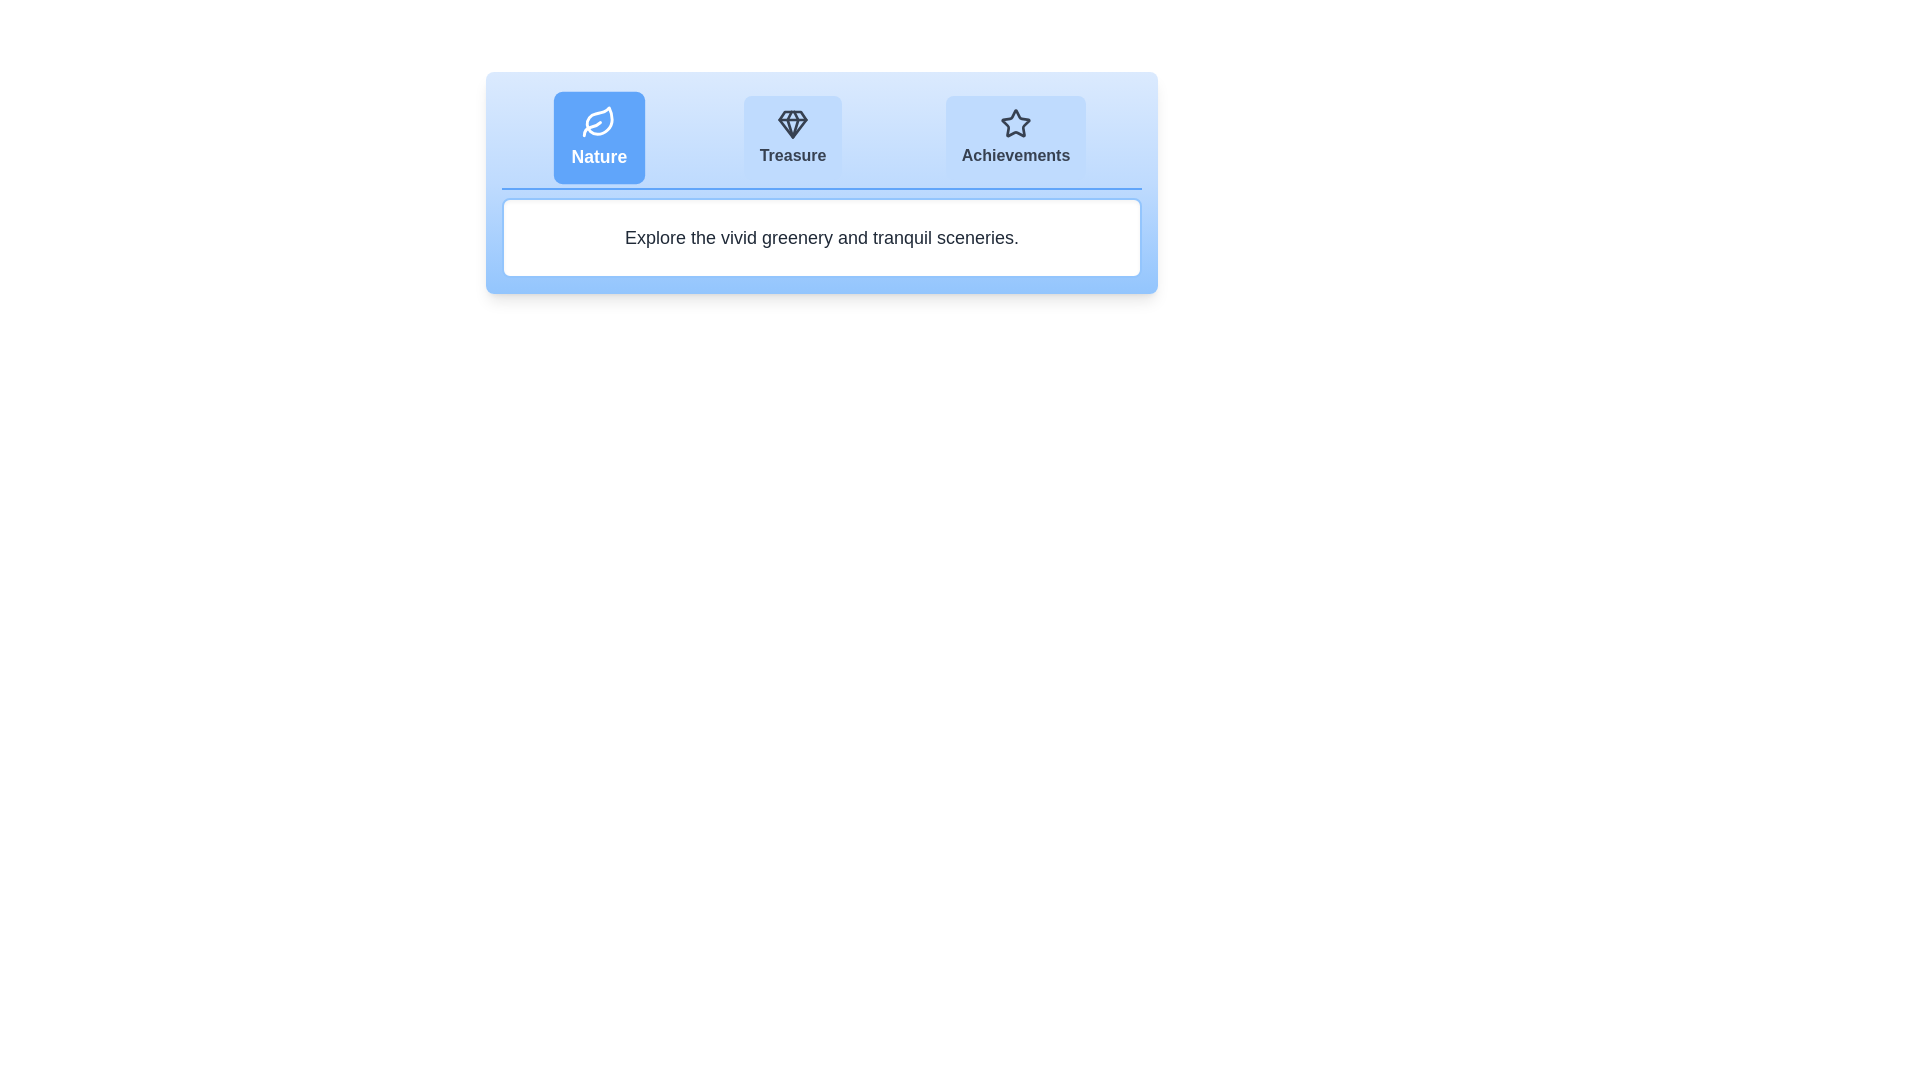 The width and height of the screenshot is (1920, 1080). What do you see at coordinates (598, 137) in the screenshot?
I see `the Nature tab` at bounding box center [598, 137].